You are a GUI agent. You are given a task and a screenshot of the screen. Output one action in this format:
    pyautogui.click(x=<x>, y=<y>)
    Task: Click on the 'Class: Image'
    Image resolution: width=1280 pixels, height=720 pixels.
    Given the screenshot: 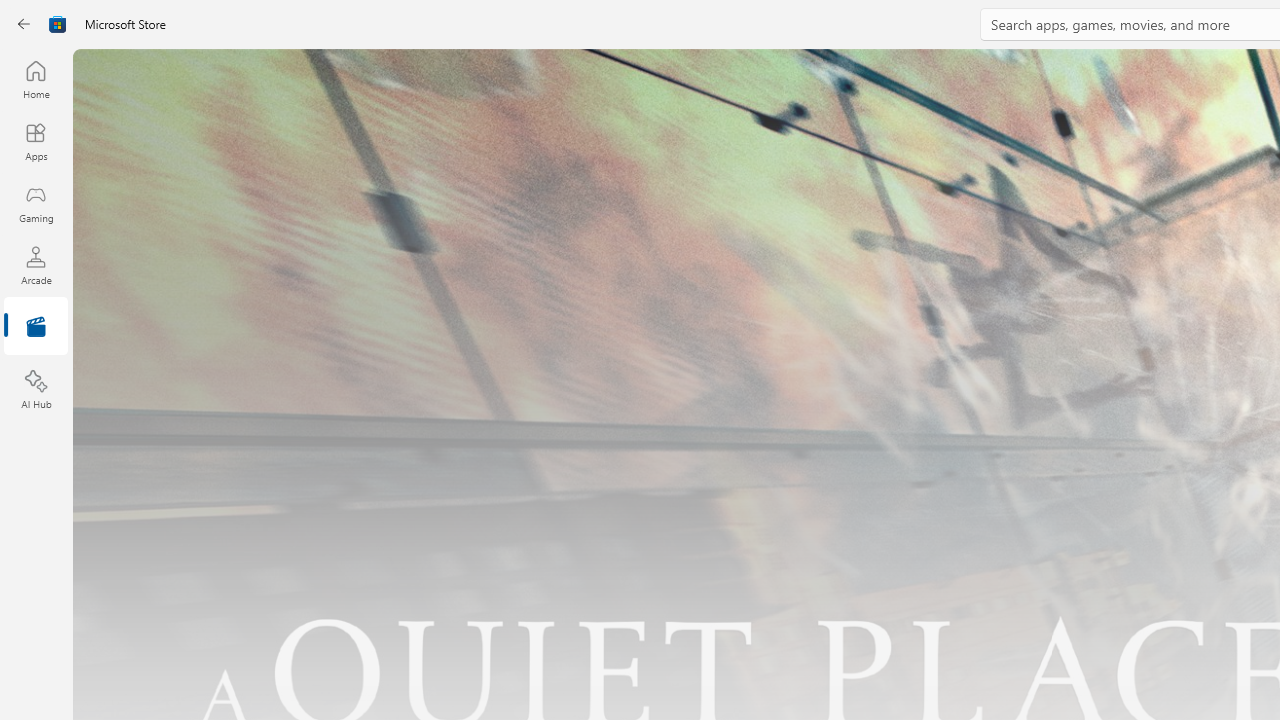 What is the action you would take?
    pyautogui.click(x=58, y=24)
    